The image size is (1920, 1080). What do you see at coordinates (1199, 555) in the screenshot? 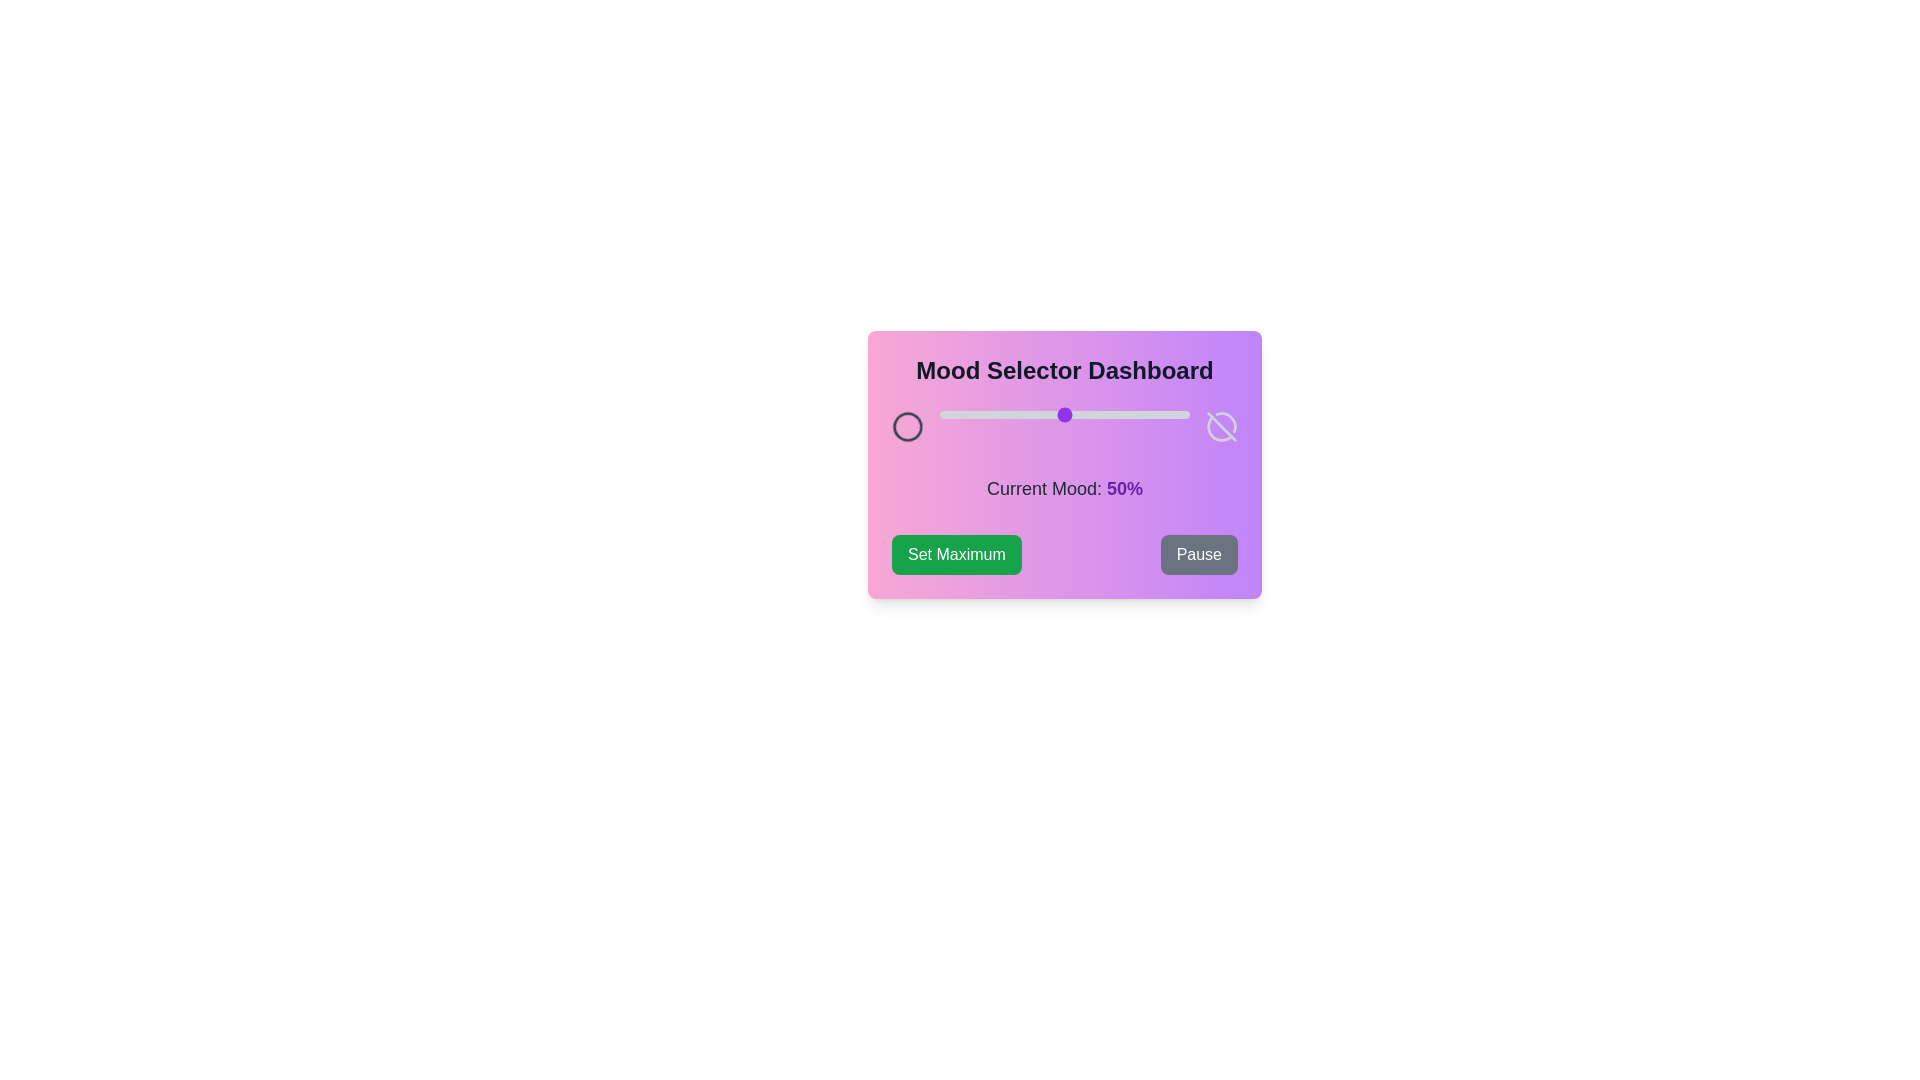
I see `'Pause' button to toggle the pause state` at bounding box center [1199, 555].